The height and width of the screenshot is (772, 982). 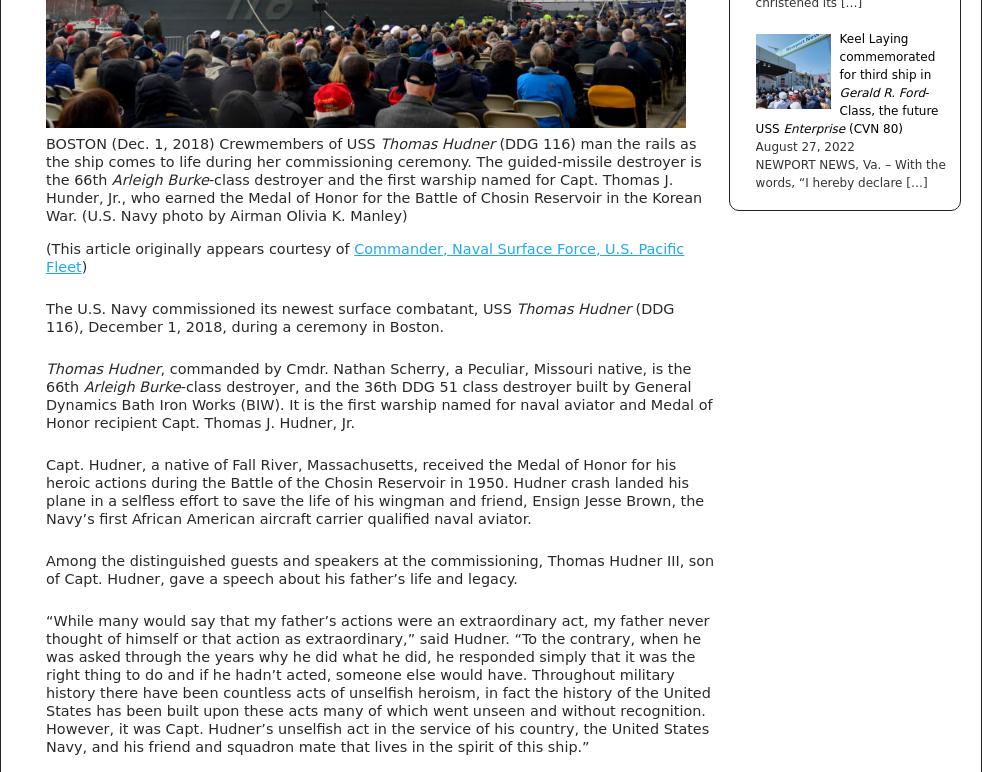 I want to click on '(DDG 116), December 1, 2018, during a ceremony in Boston.', so click(x=360, y=315).